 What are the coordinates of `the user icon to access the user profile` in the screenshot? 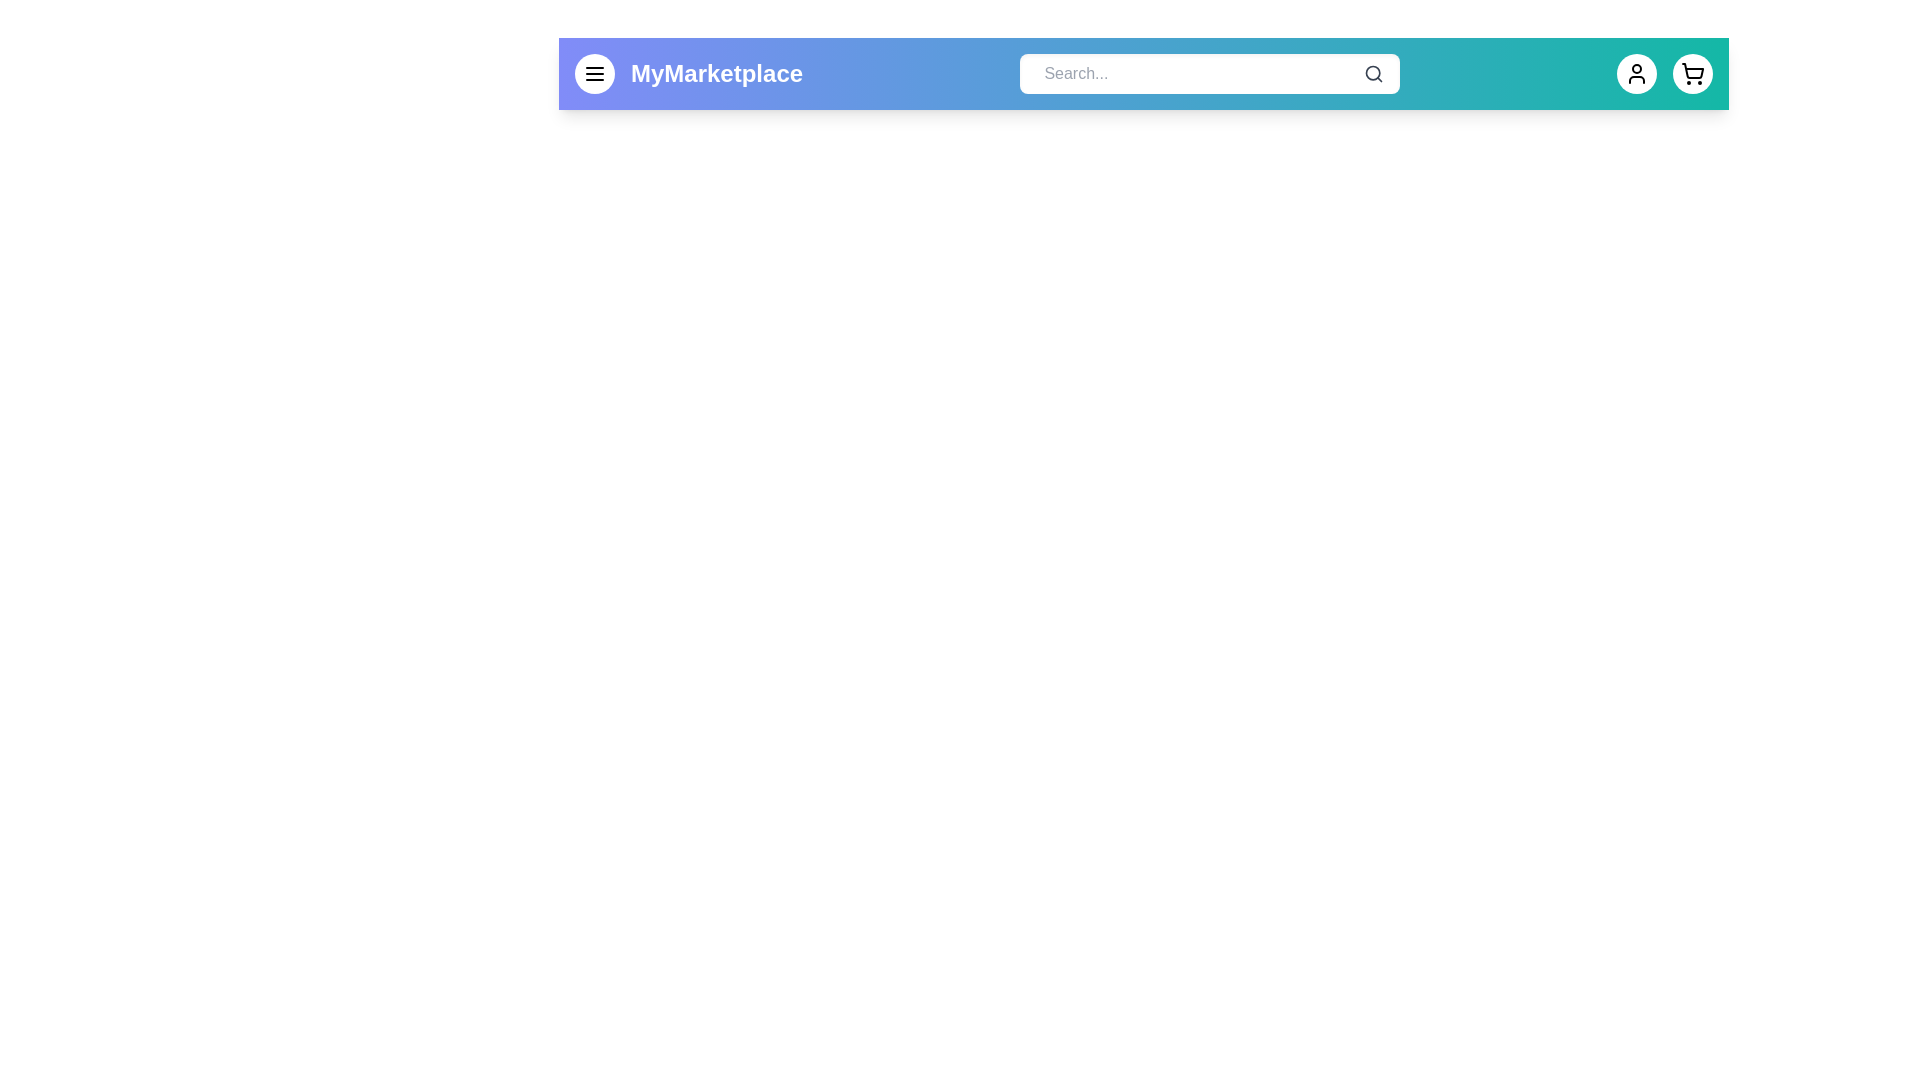 It's located at (1636, 72).